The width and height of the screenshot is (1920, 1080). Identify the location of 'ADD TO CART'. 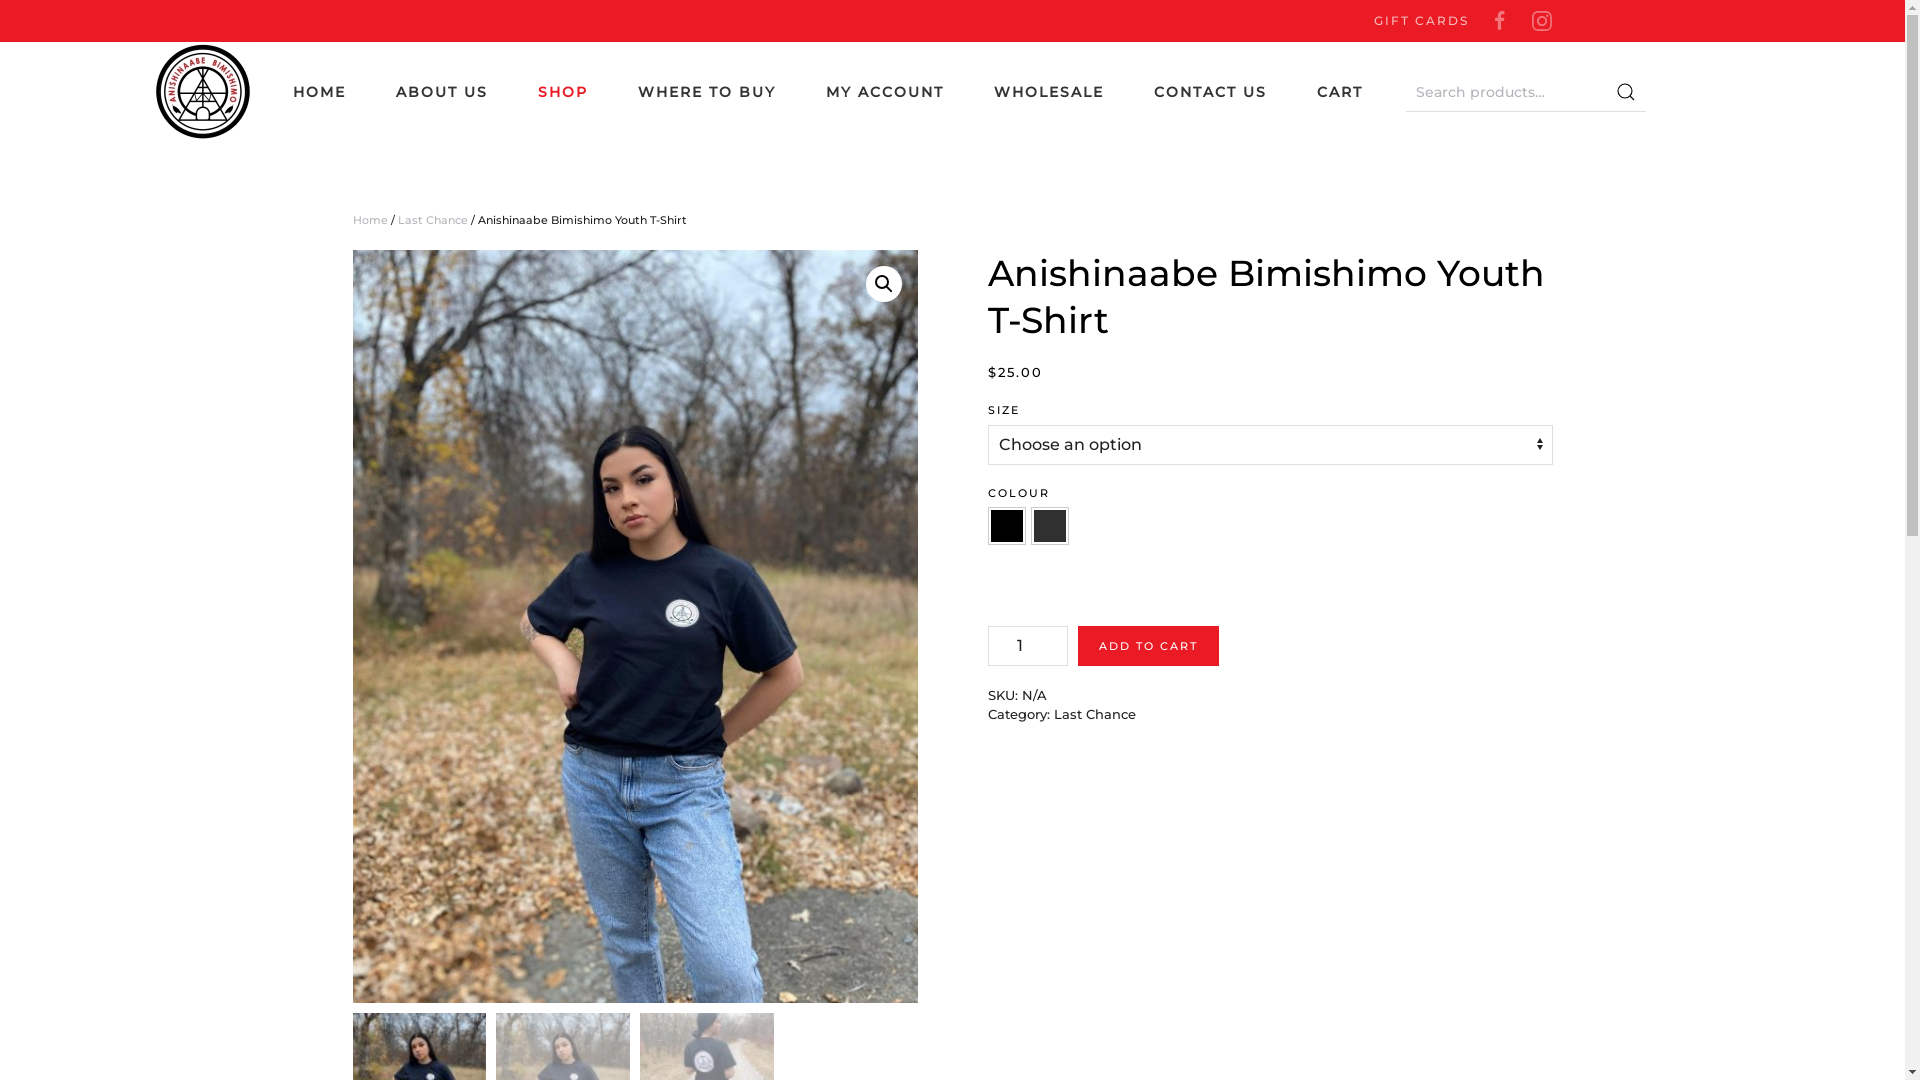
(1148, 645).